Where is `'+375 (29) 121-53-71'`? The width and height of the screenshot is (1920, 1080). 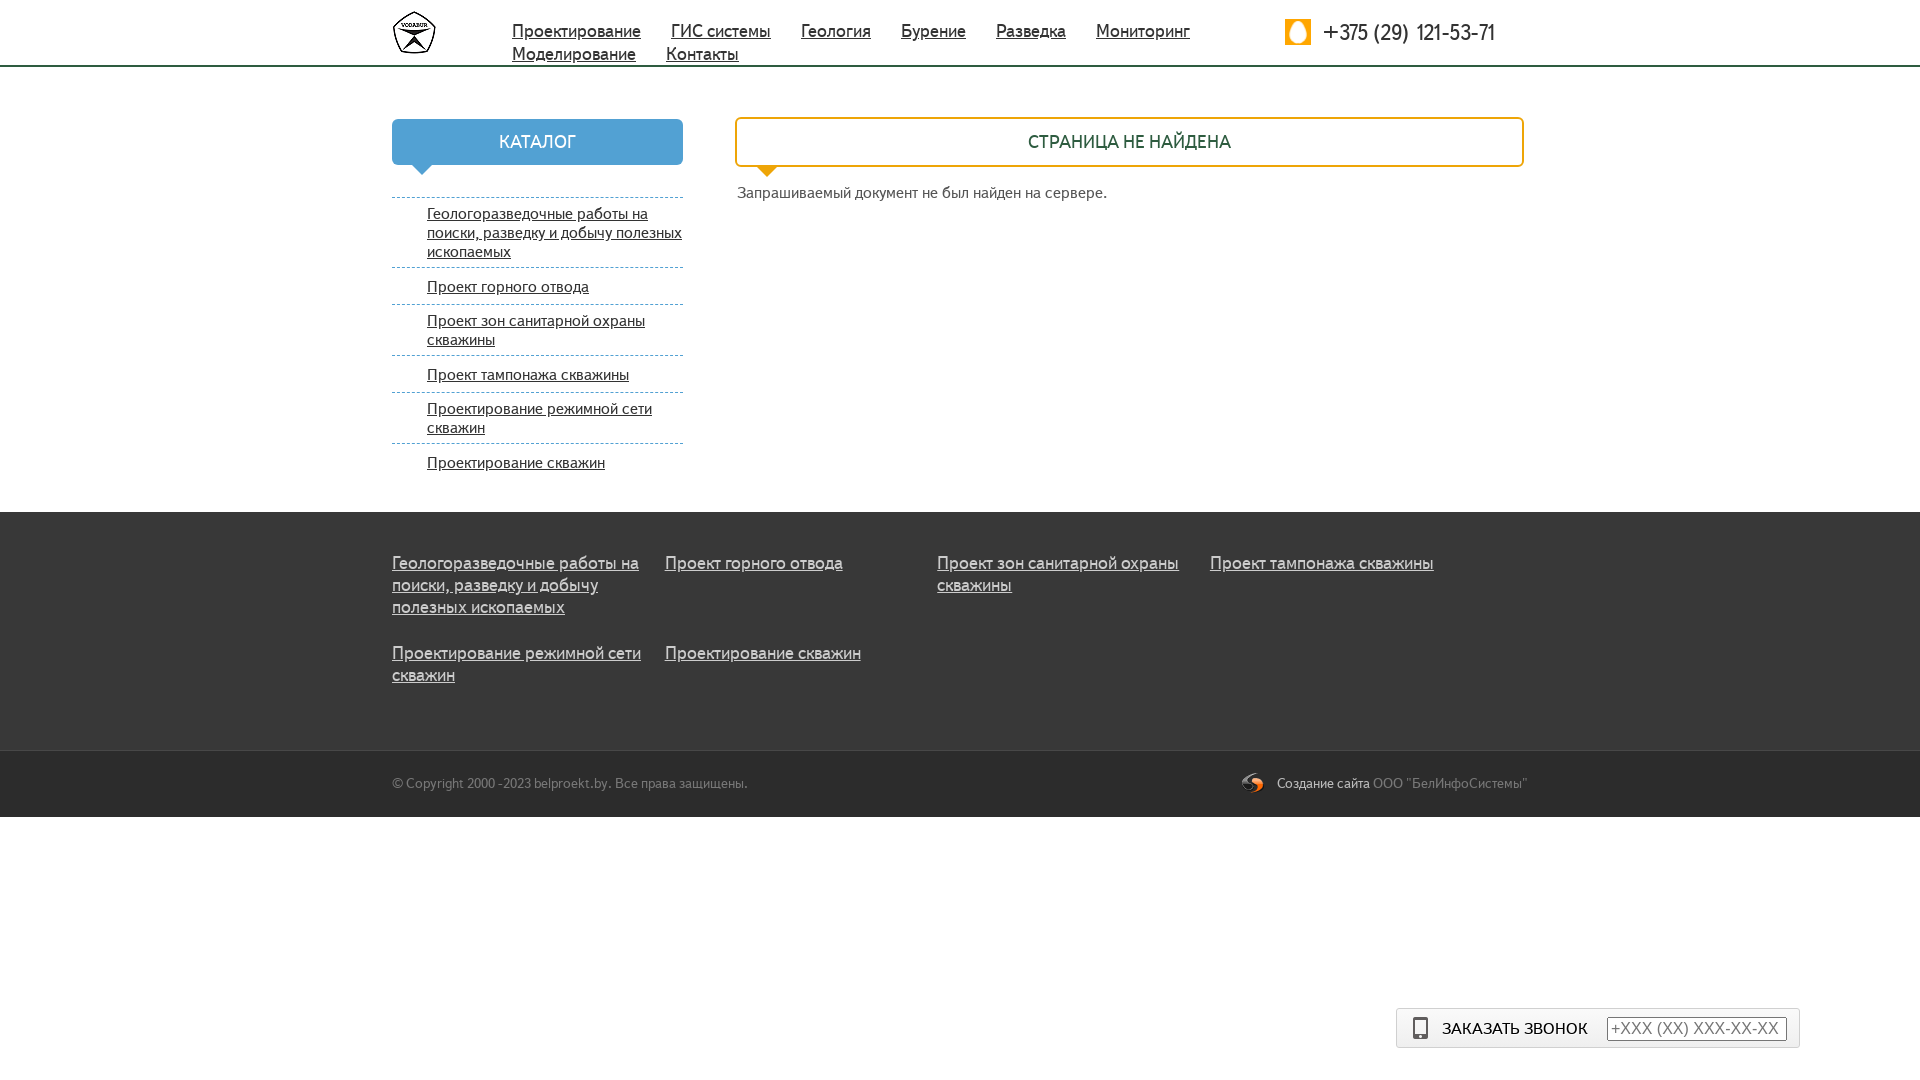
'+375 (29) 121-53-71' is located at coordinates (1297, 31).